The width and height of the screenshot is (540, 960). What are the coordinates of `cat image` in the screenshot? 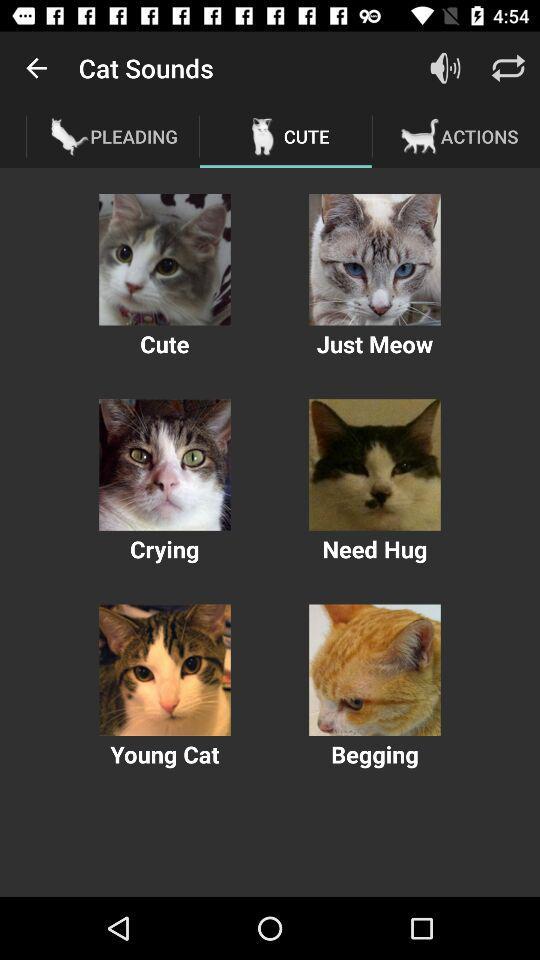 It's located at (164, 670).